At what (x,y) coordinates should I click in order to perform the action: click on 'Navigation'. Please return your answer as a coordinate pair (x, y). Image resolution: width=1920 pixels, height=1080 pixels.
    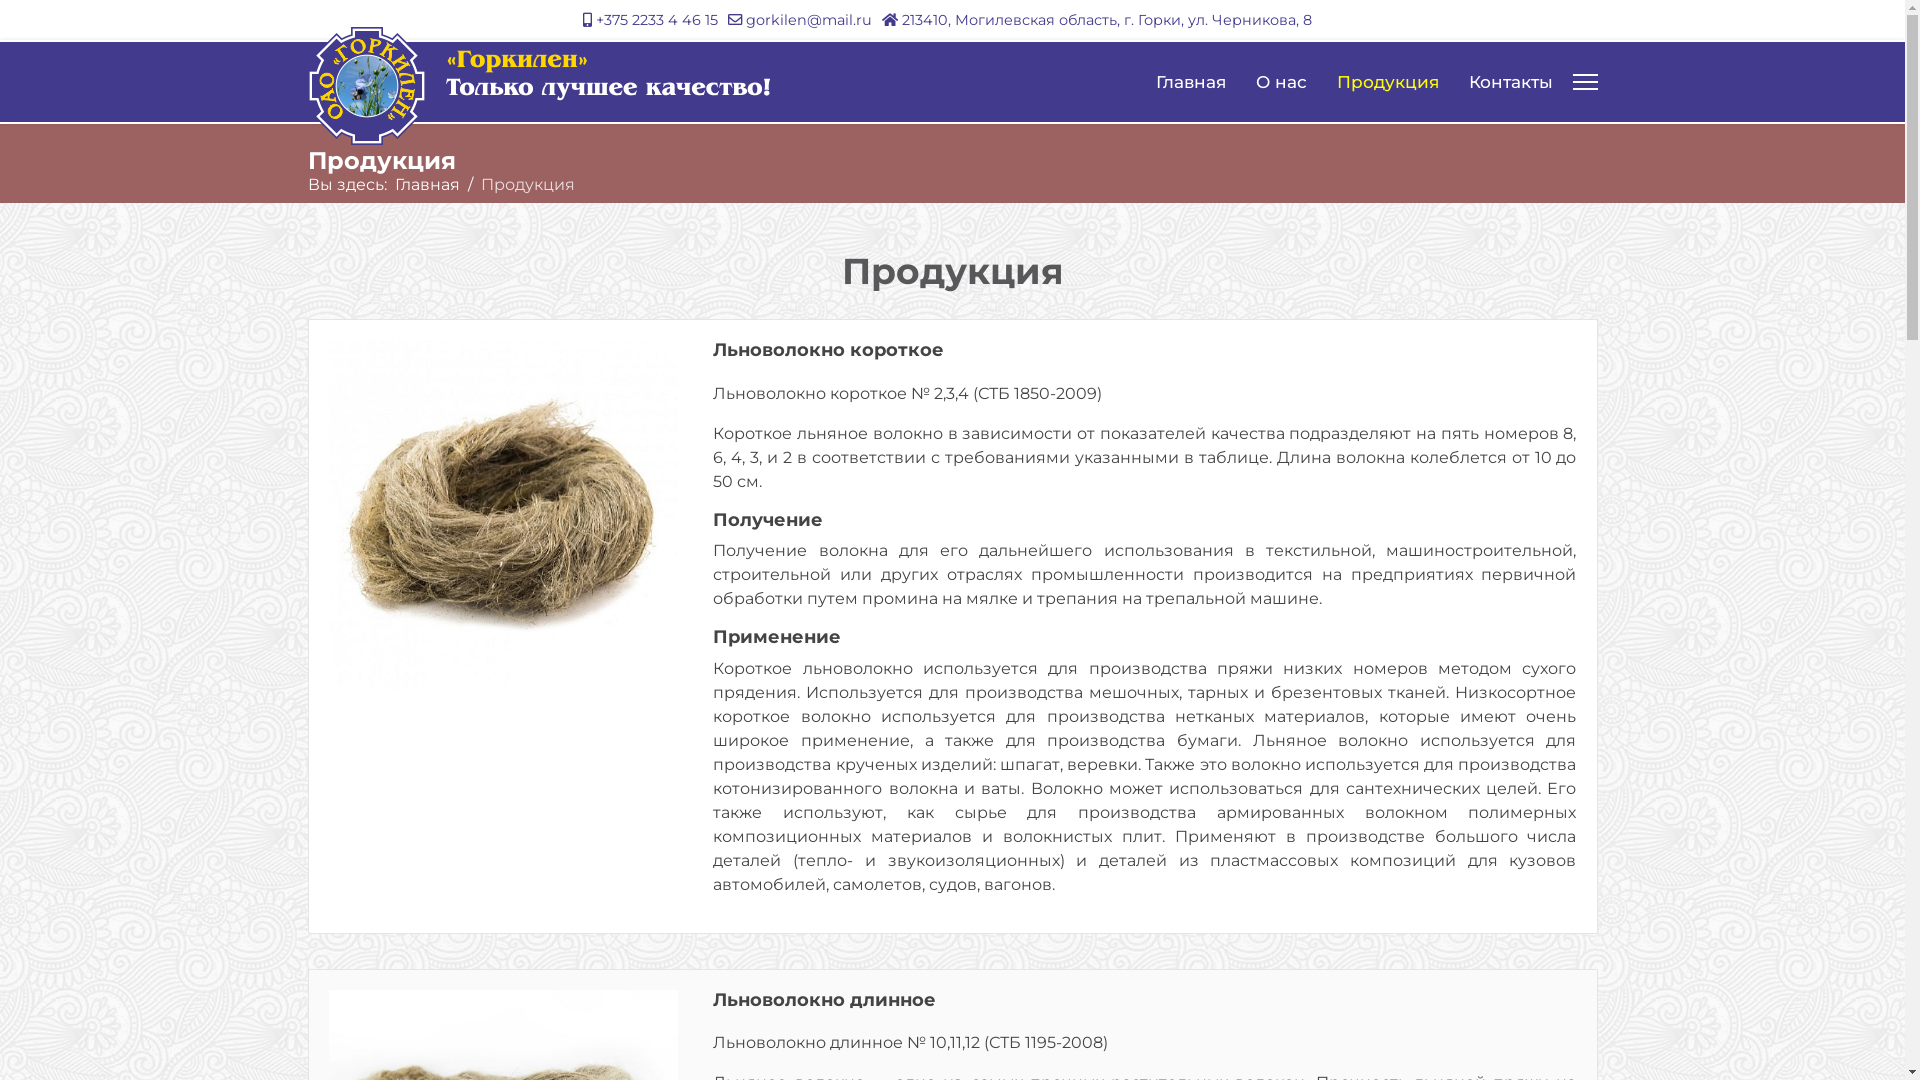
    Looking at the image, I should click on (1583, 80).